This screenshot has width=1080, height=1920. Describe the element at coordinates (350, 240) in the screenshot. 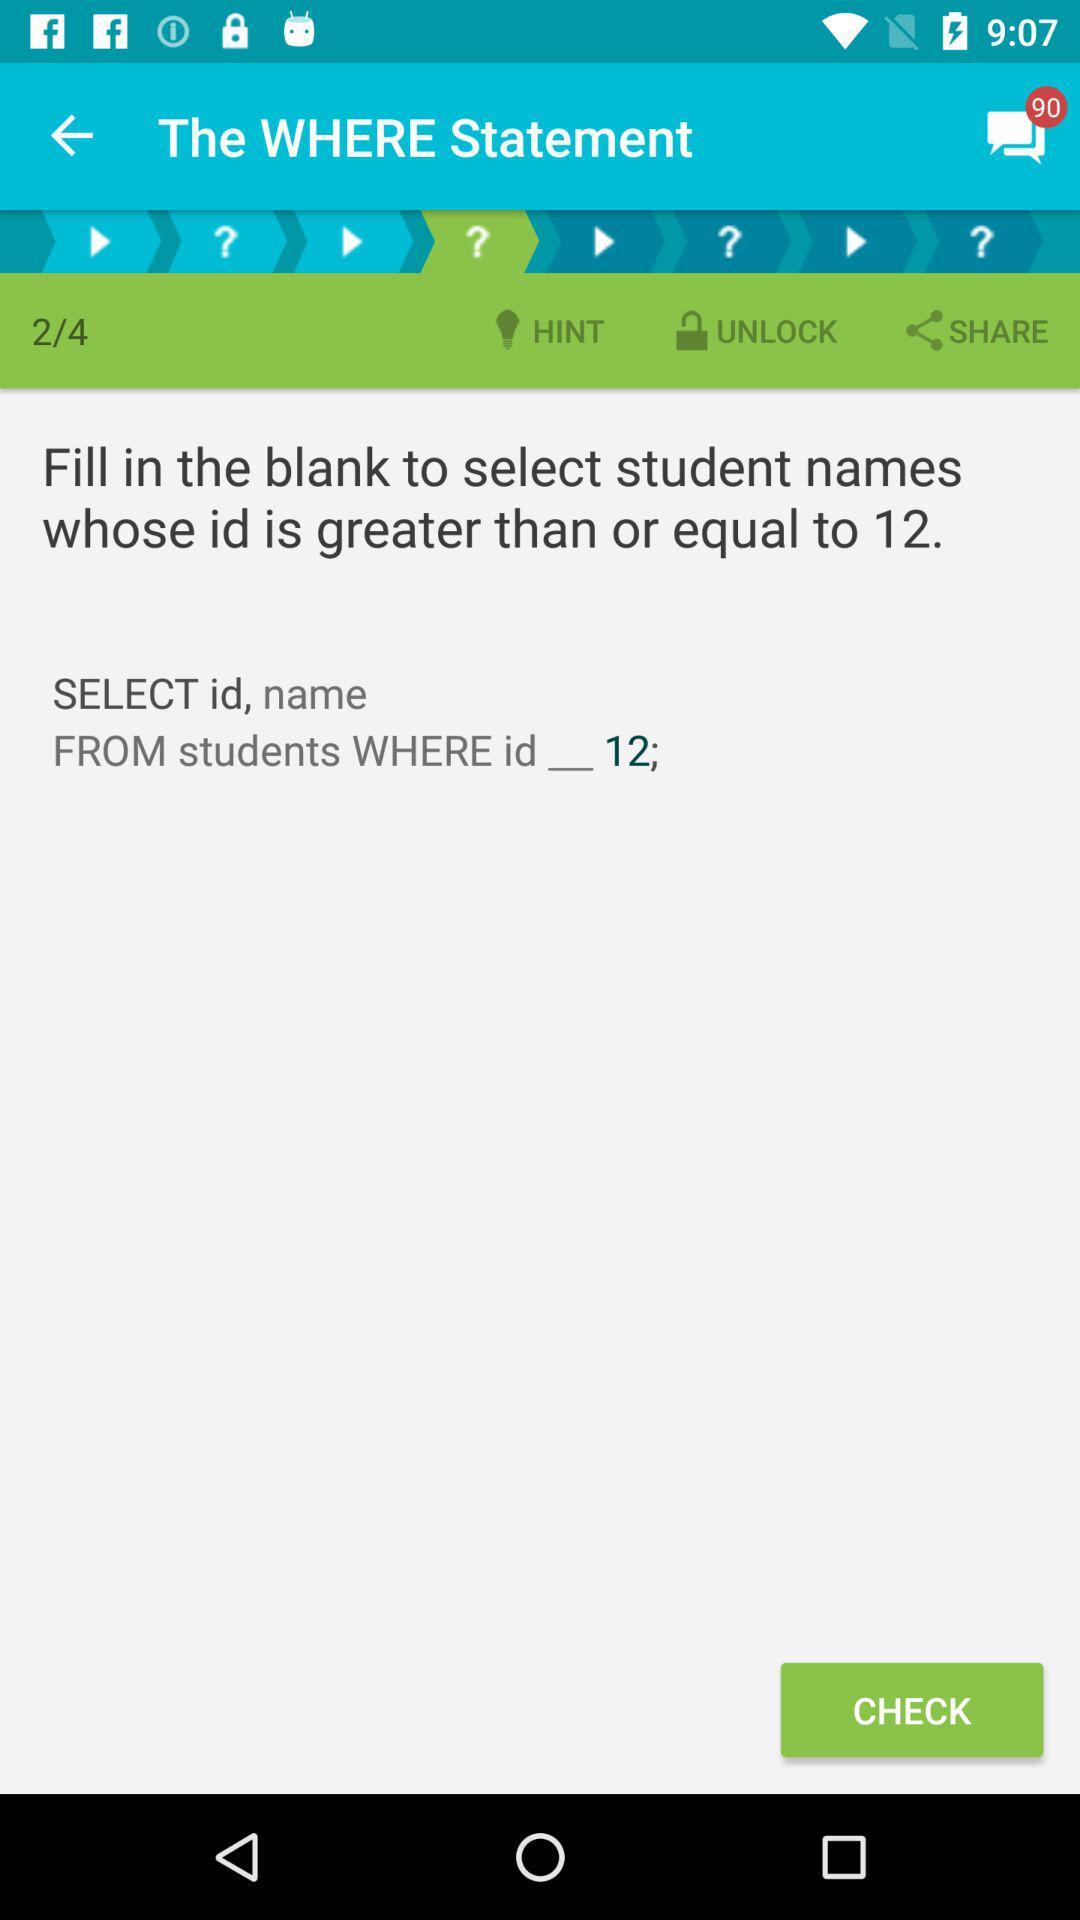

I see `next page` at that location.